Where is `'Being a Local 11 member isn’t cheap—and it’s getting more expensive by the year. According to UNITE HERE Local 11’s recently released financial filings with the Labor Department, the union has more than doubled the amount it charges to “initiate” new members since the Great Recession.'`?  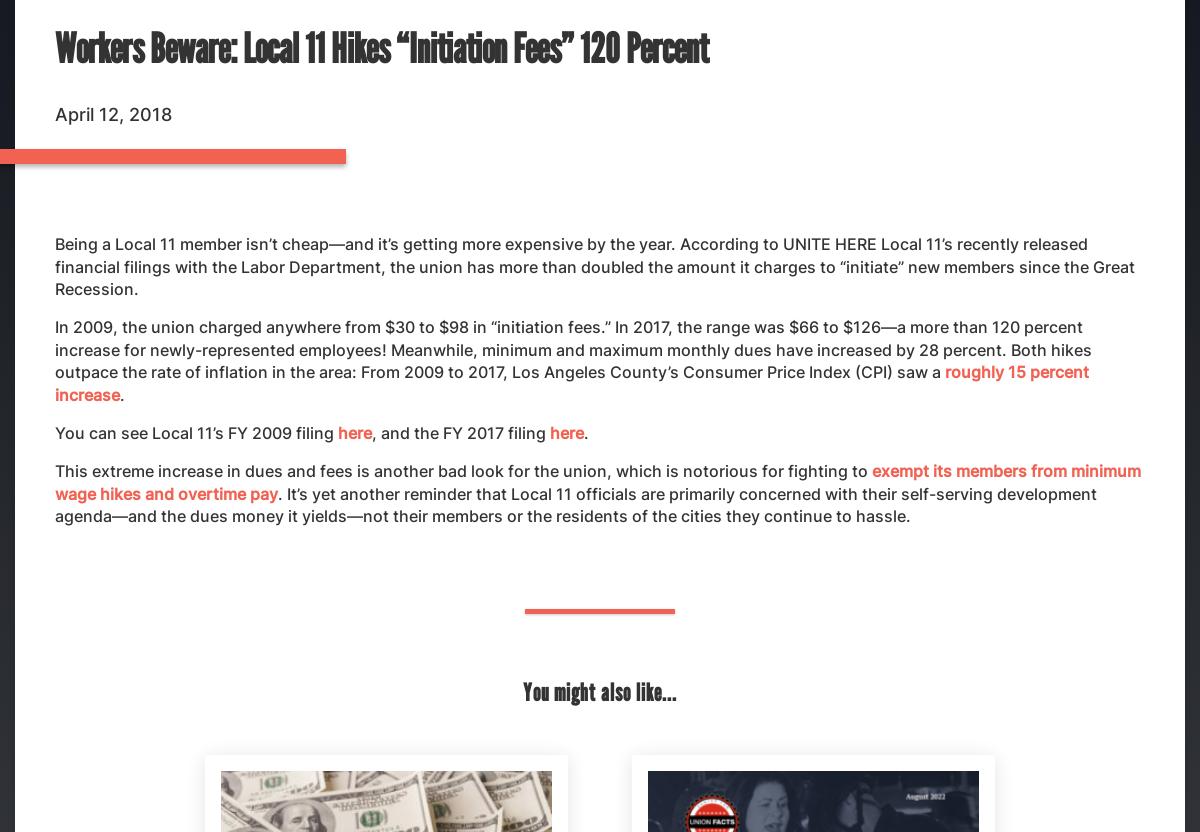
'Being a Local 11 member isn’t cheap—and it’s getting more expensive by the year. According to UNITE HERE Local 11’s recently released financial filings with the Labor Department, the union has more than doubled the amount it charges to “initiate” new members since the Great Recession.' is located at coordinates (593, 265).